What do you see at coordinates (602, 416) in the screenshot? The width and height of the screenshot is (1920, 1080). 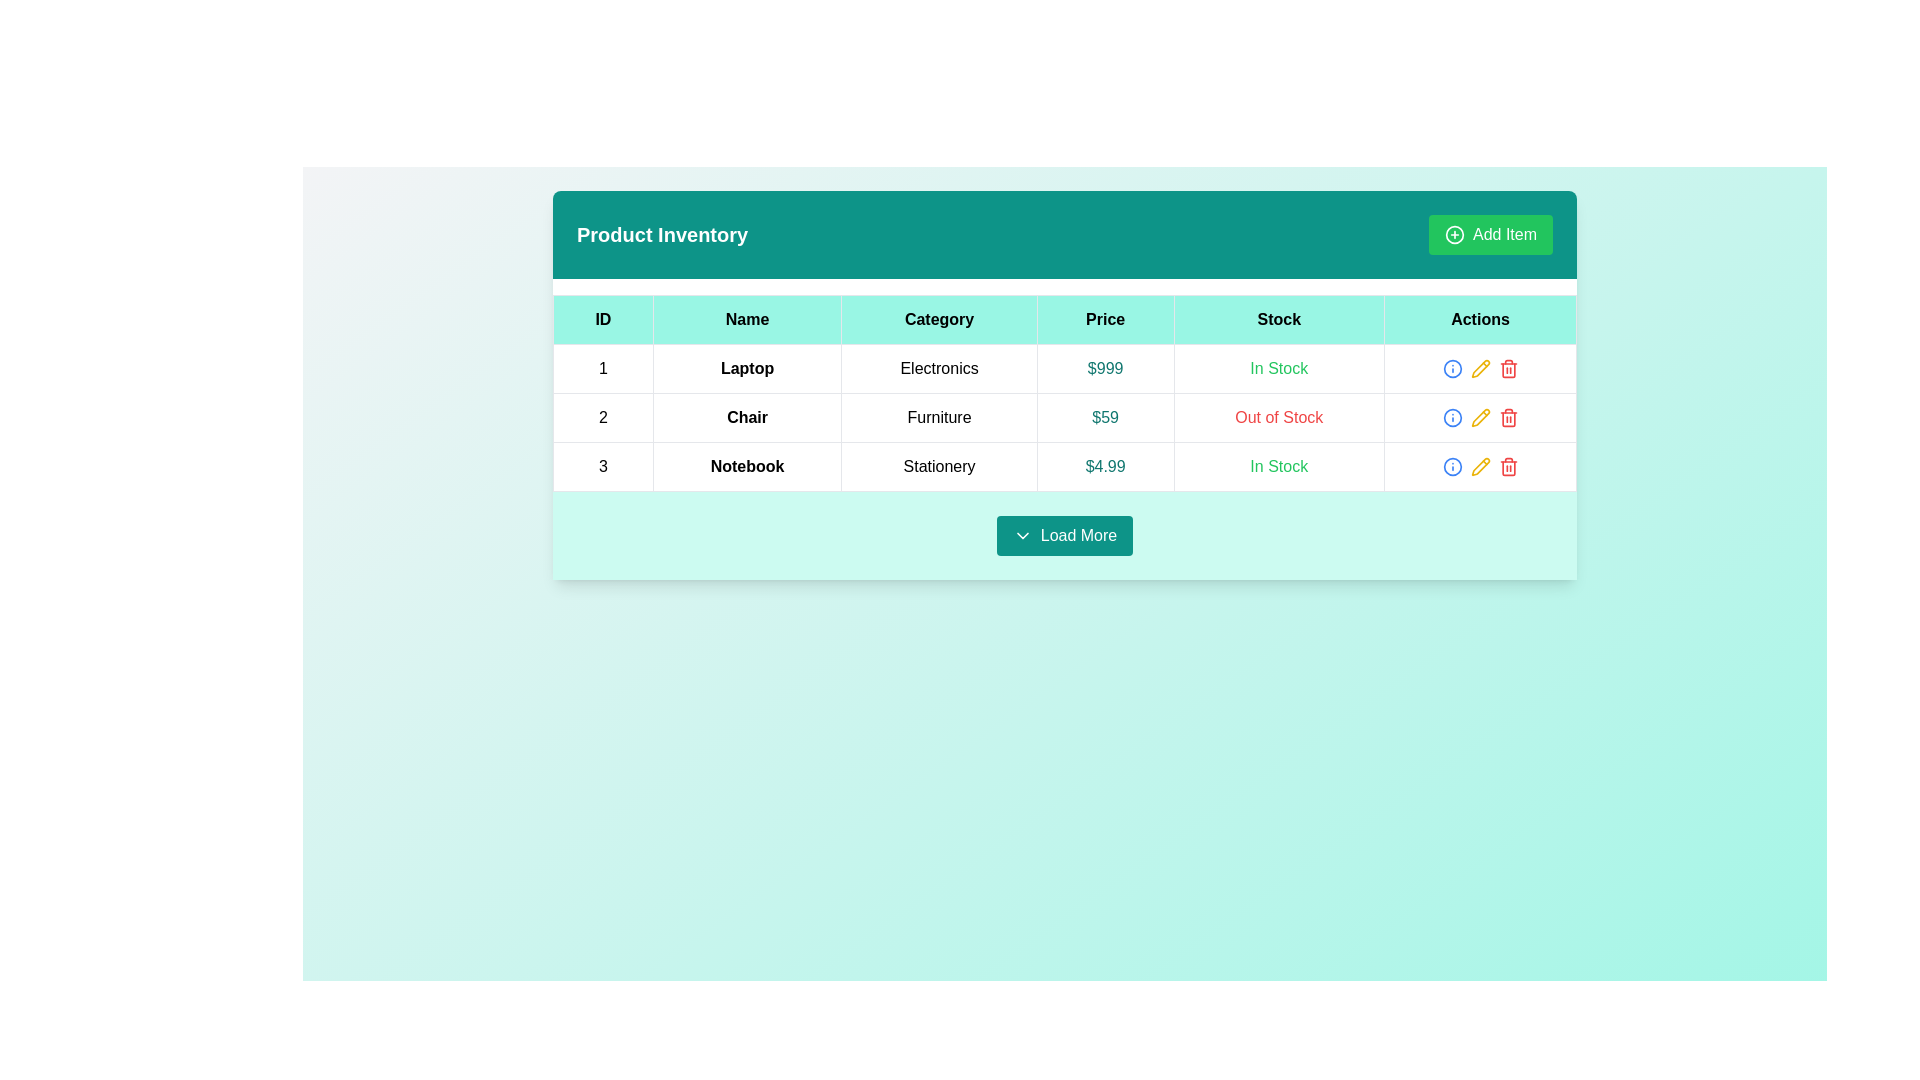 I see `the static text element in the first cell of the second row under the 'ID' column in the data table, which serves as an identifier for a record` at bounding box center [602, 416].